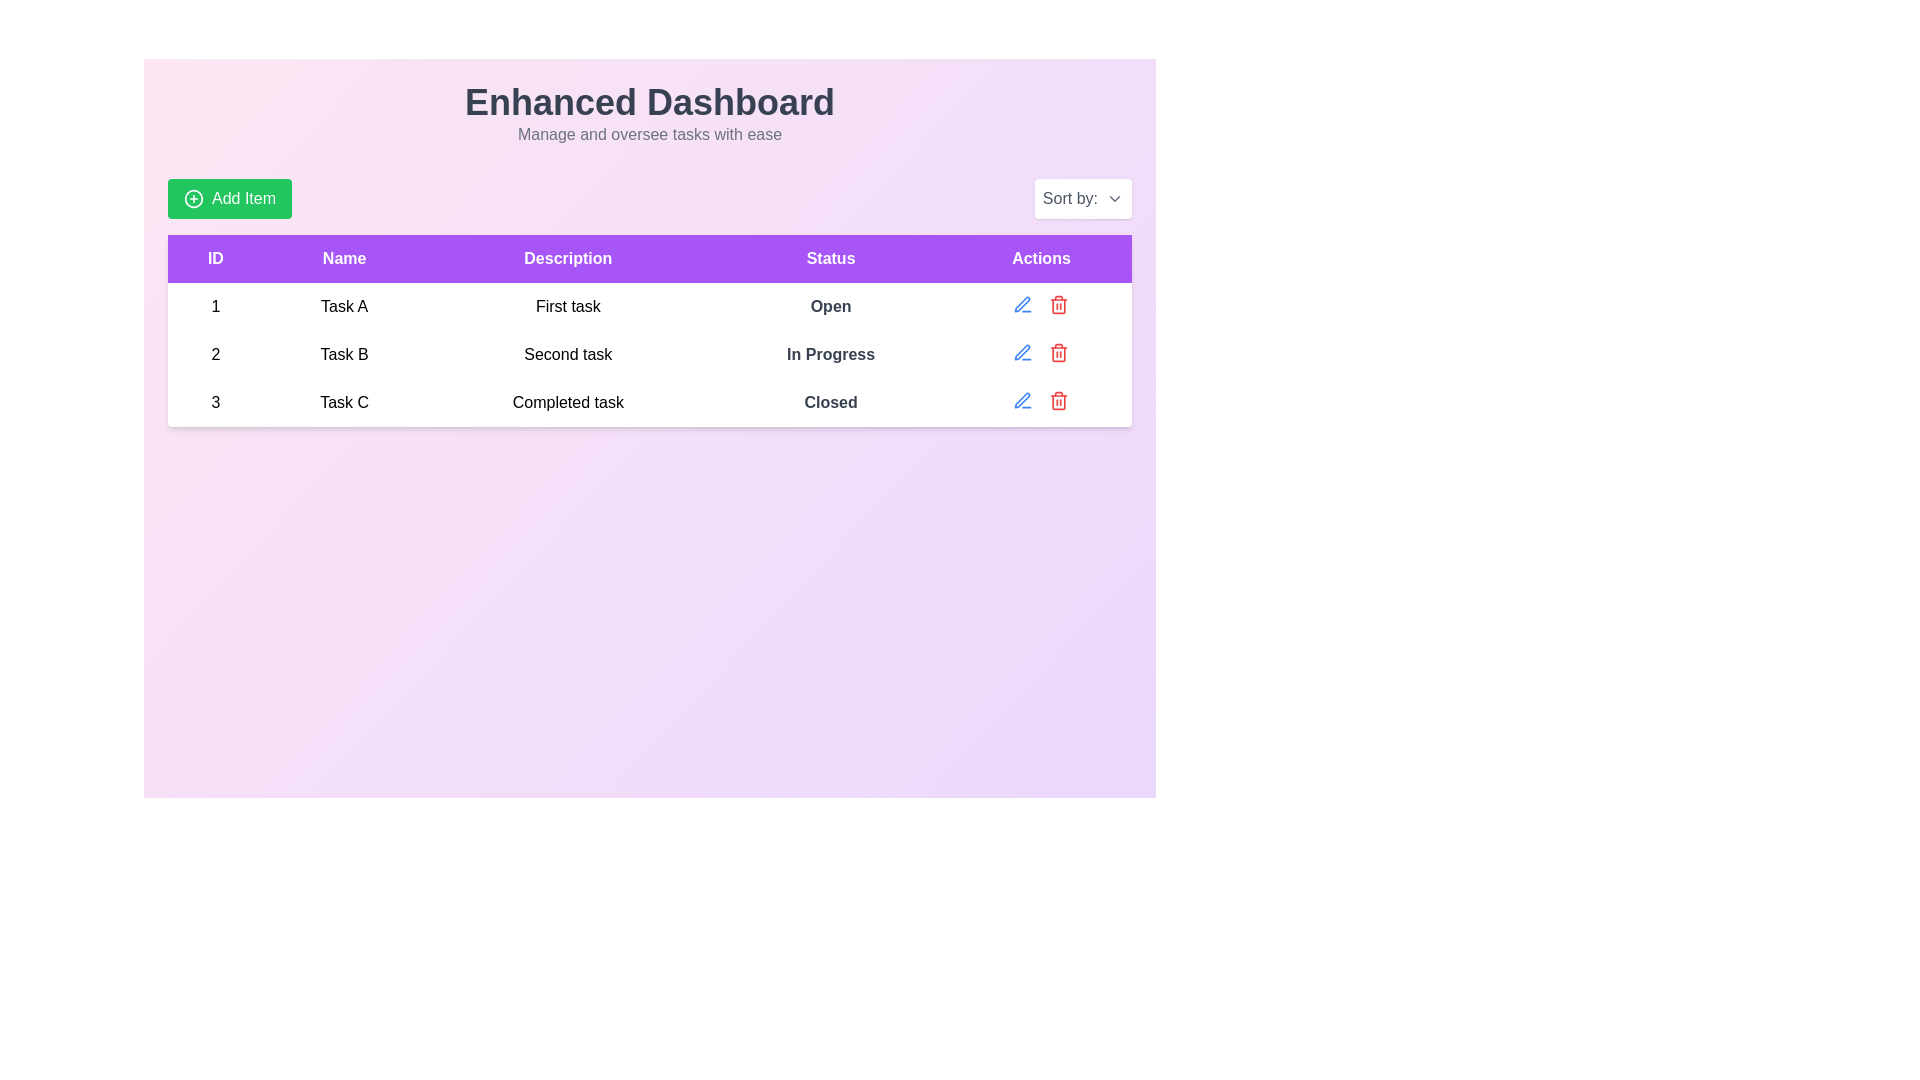 This screenshot has width=1920, height=1080. I want to click on the 'circle plus' icon located at the center of the green 'Add Item' button, which features a bold label and is positioned above a table, so click(193, 199).